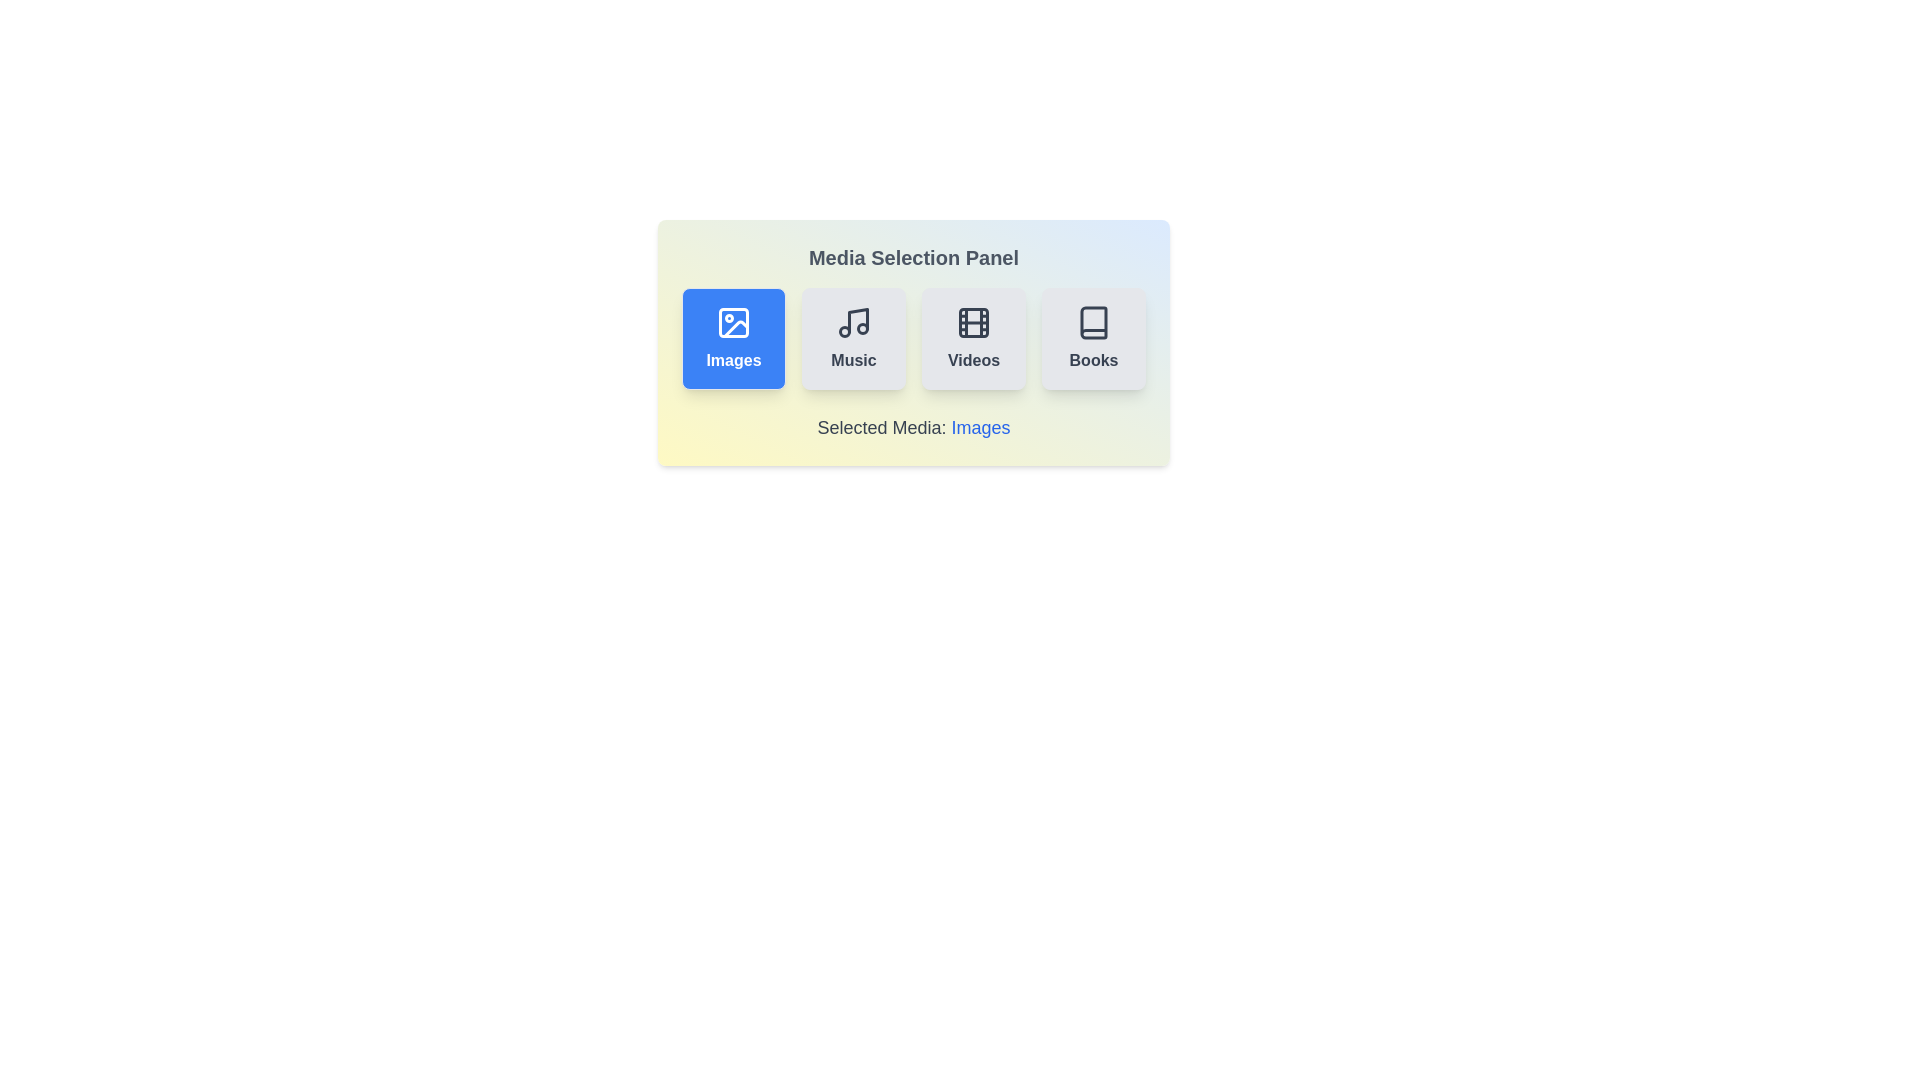  Describe the element at coordinates (1093, 338) in the screenshot. I see `the button for media type Books` at that location.